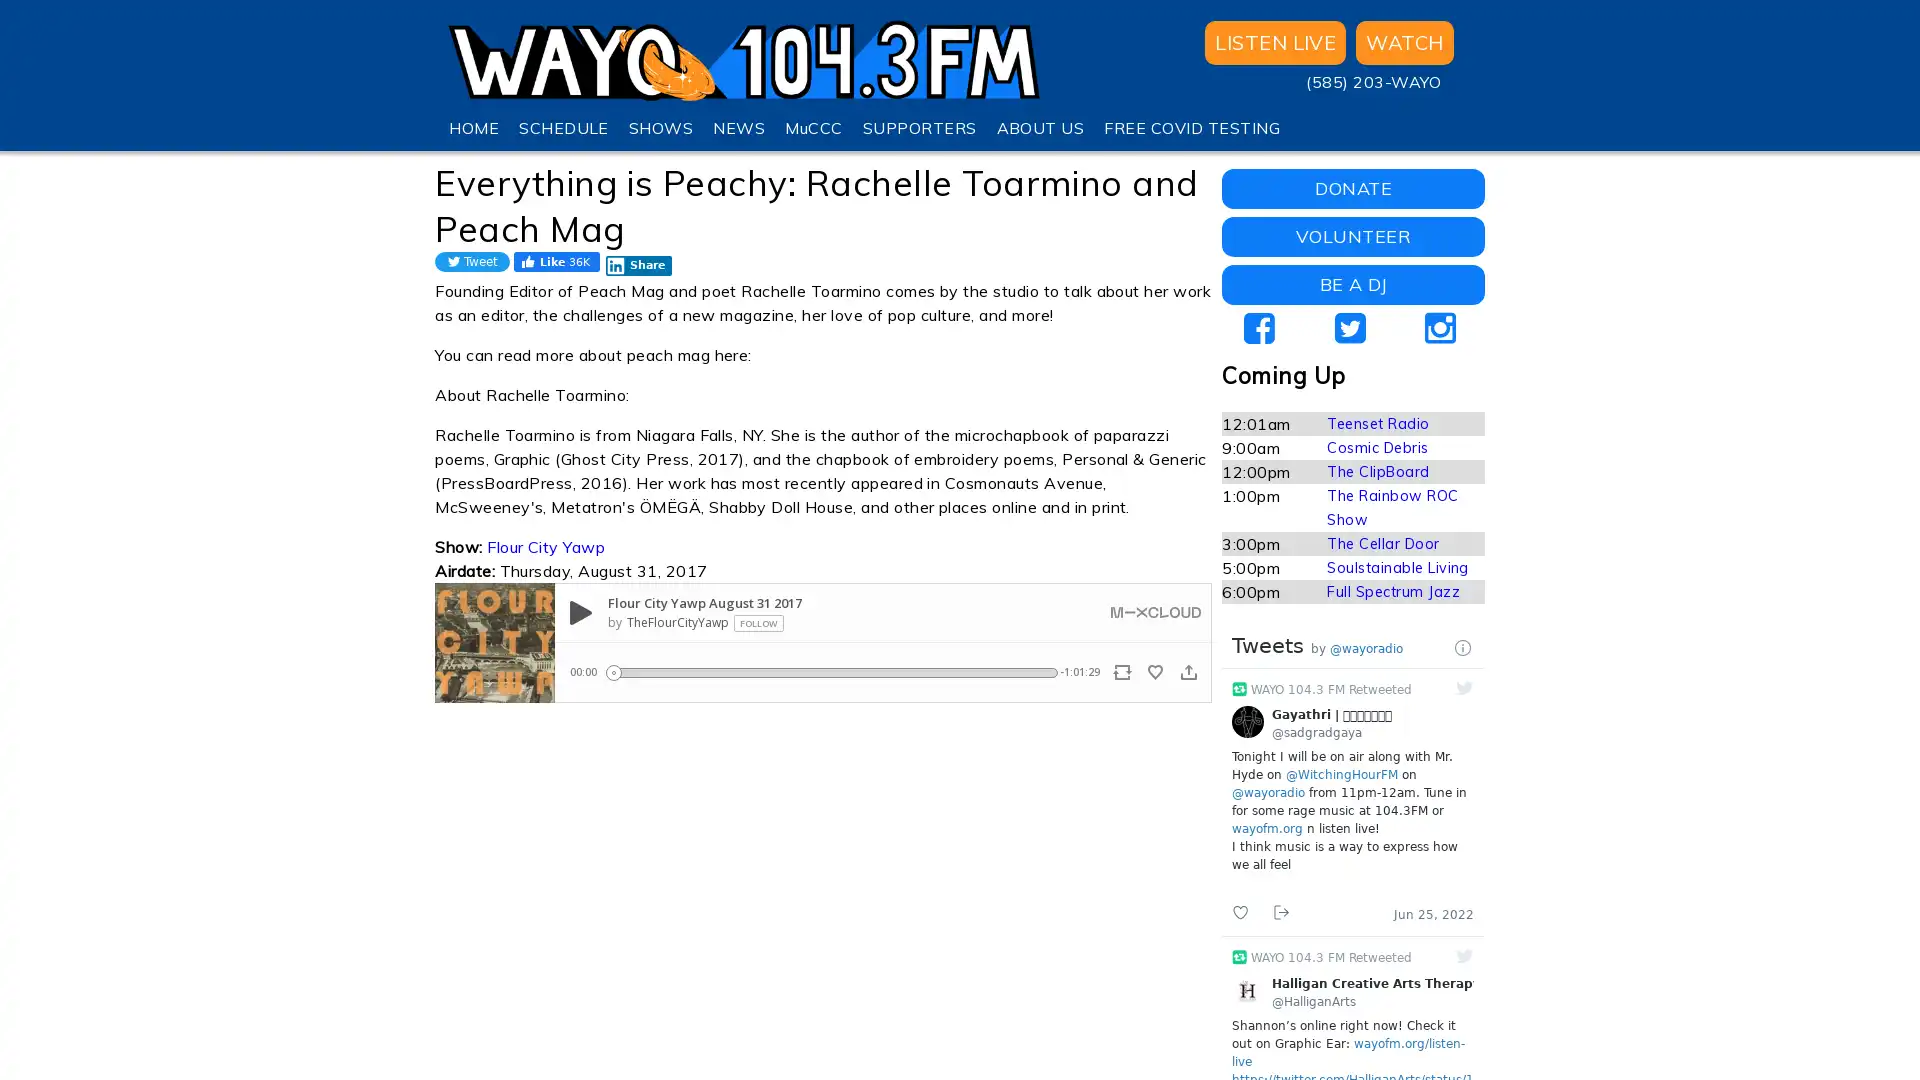 This screenshot has height=1080, width=1920. I want to click on Share, so click(637, 265).